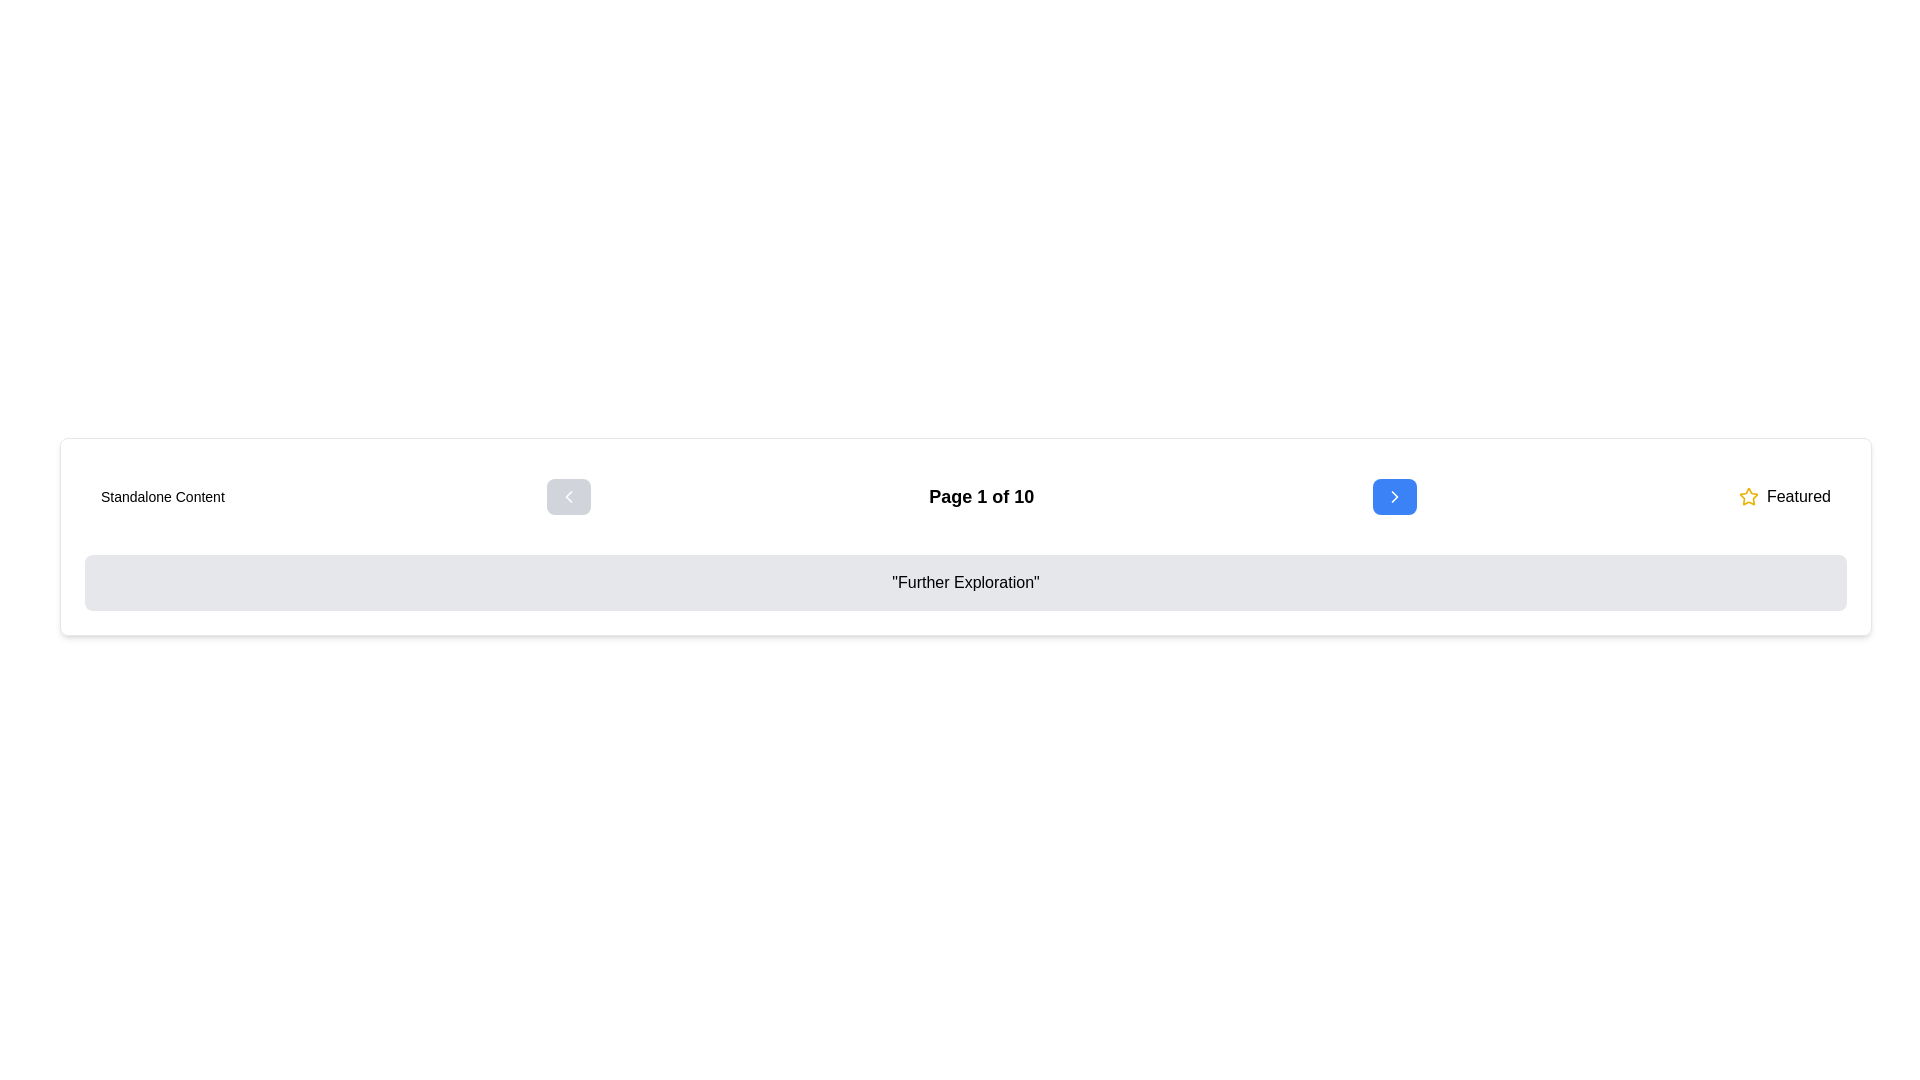 Image resolution: width=1920 pixels, height=1080 pixels. What do you see at coordinates (1747, 495) in the screenshot?
I see `the star icon located in the upper-right corner of the interface, adjacent to the 'Featured' label` at bounding box center [1747, 495].